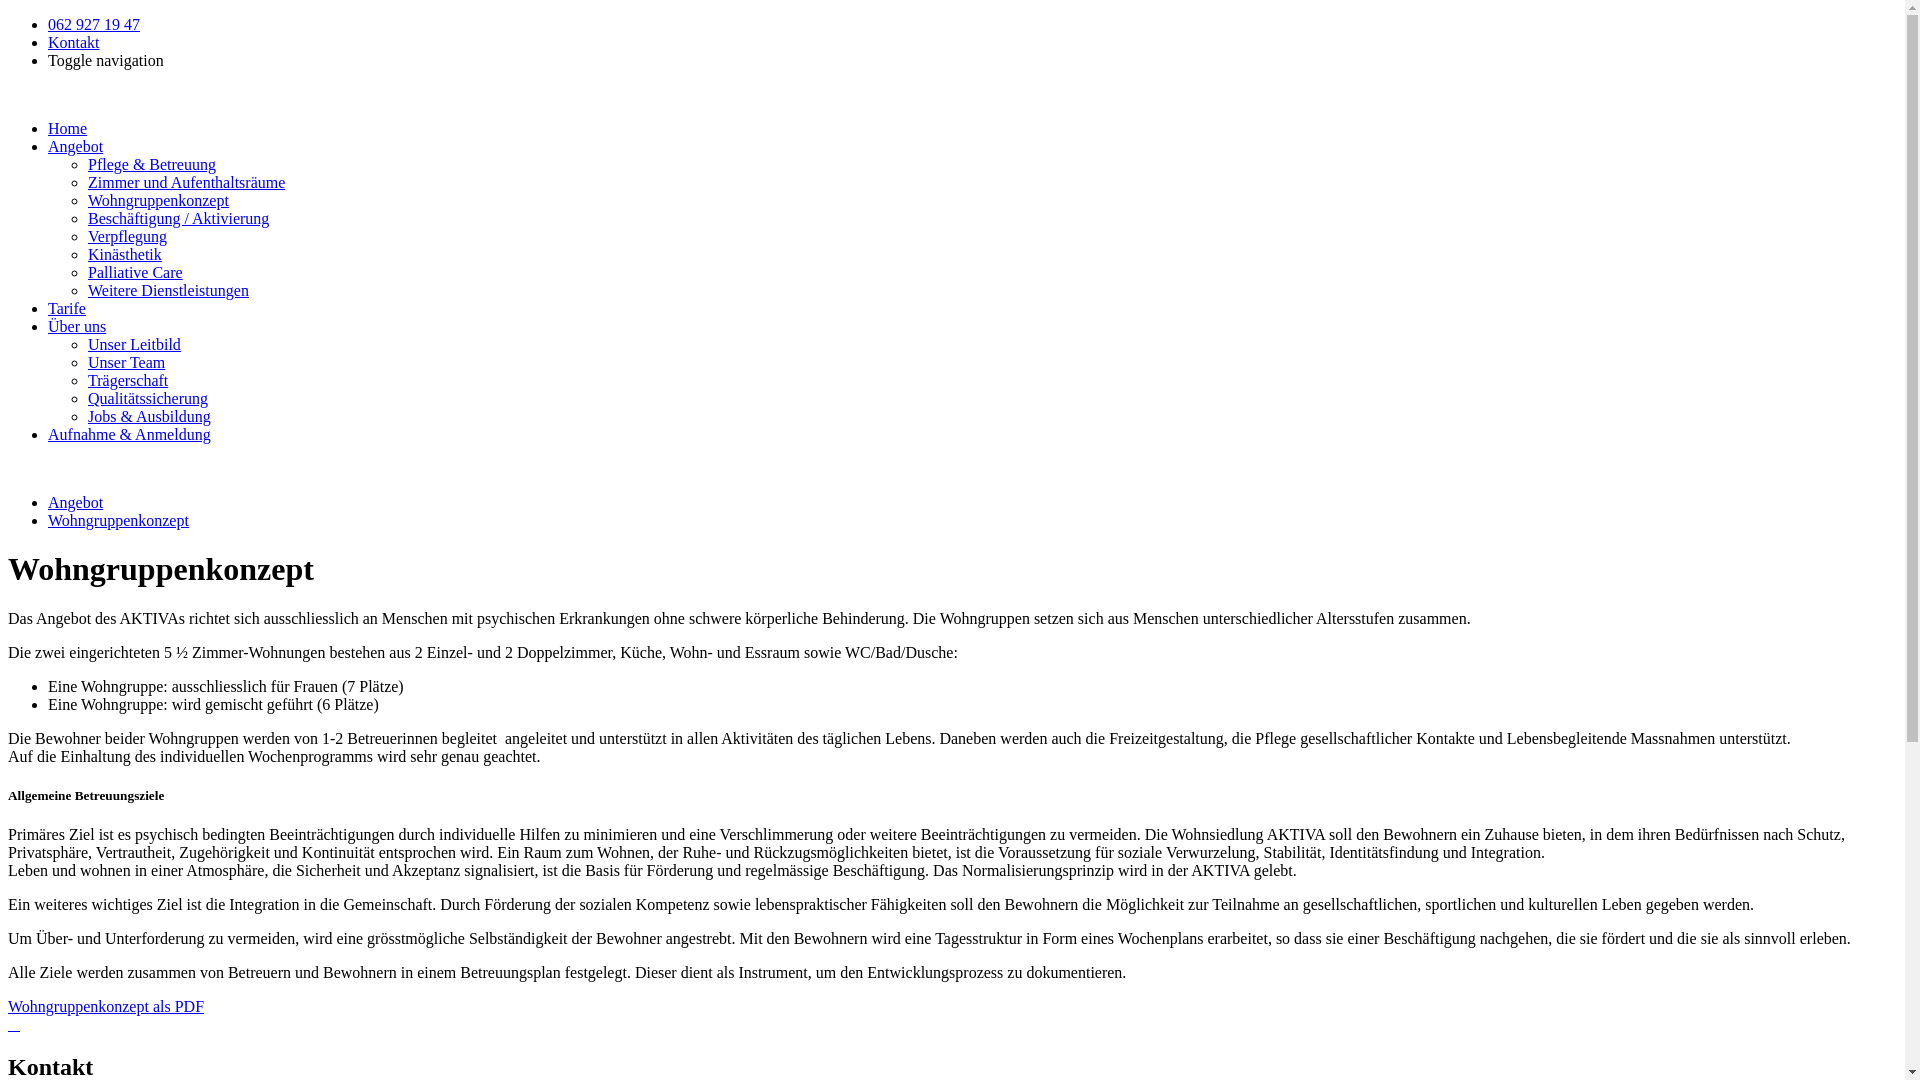 This screenshot has height=1080, width=1920. What do you see at coordinates (9, 1024) in the screenshot?
I see `'WG2.JPG'` at bounding box center [9, 1024].